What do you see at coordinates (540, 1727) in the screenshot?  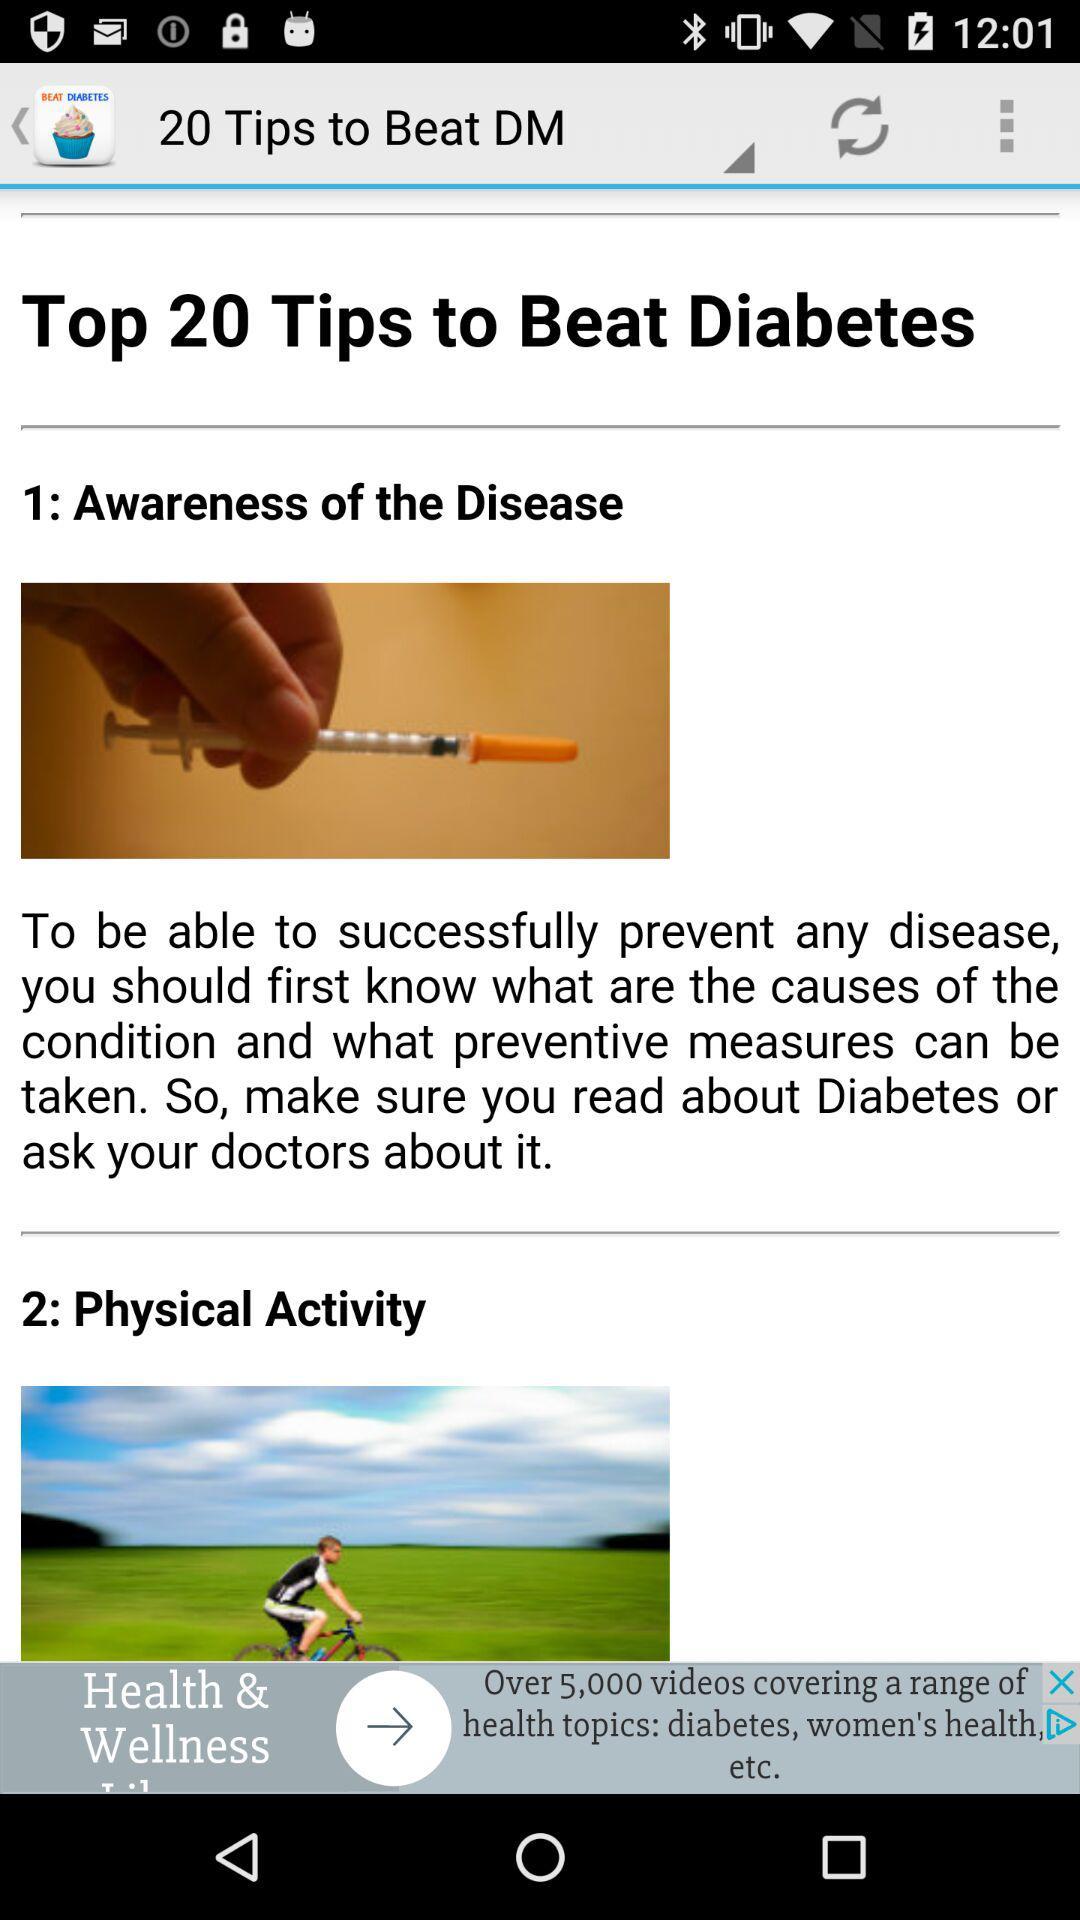 I see `open the advertisement` at bounding box center [540, 1727].